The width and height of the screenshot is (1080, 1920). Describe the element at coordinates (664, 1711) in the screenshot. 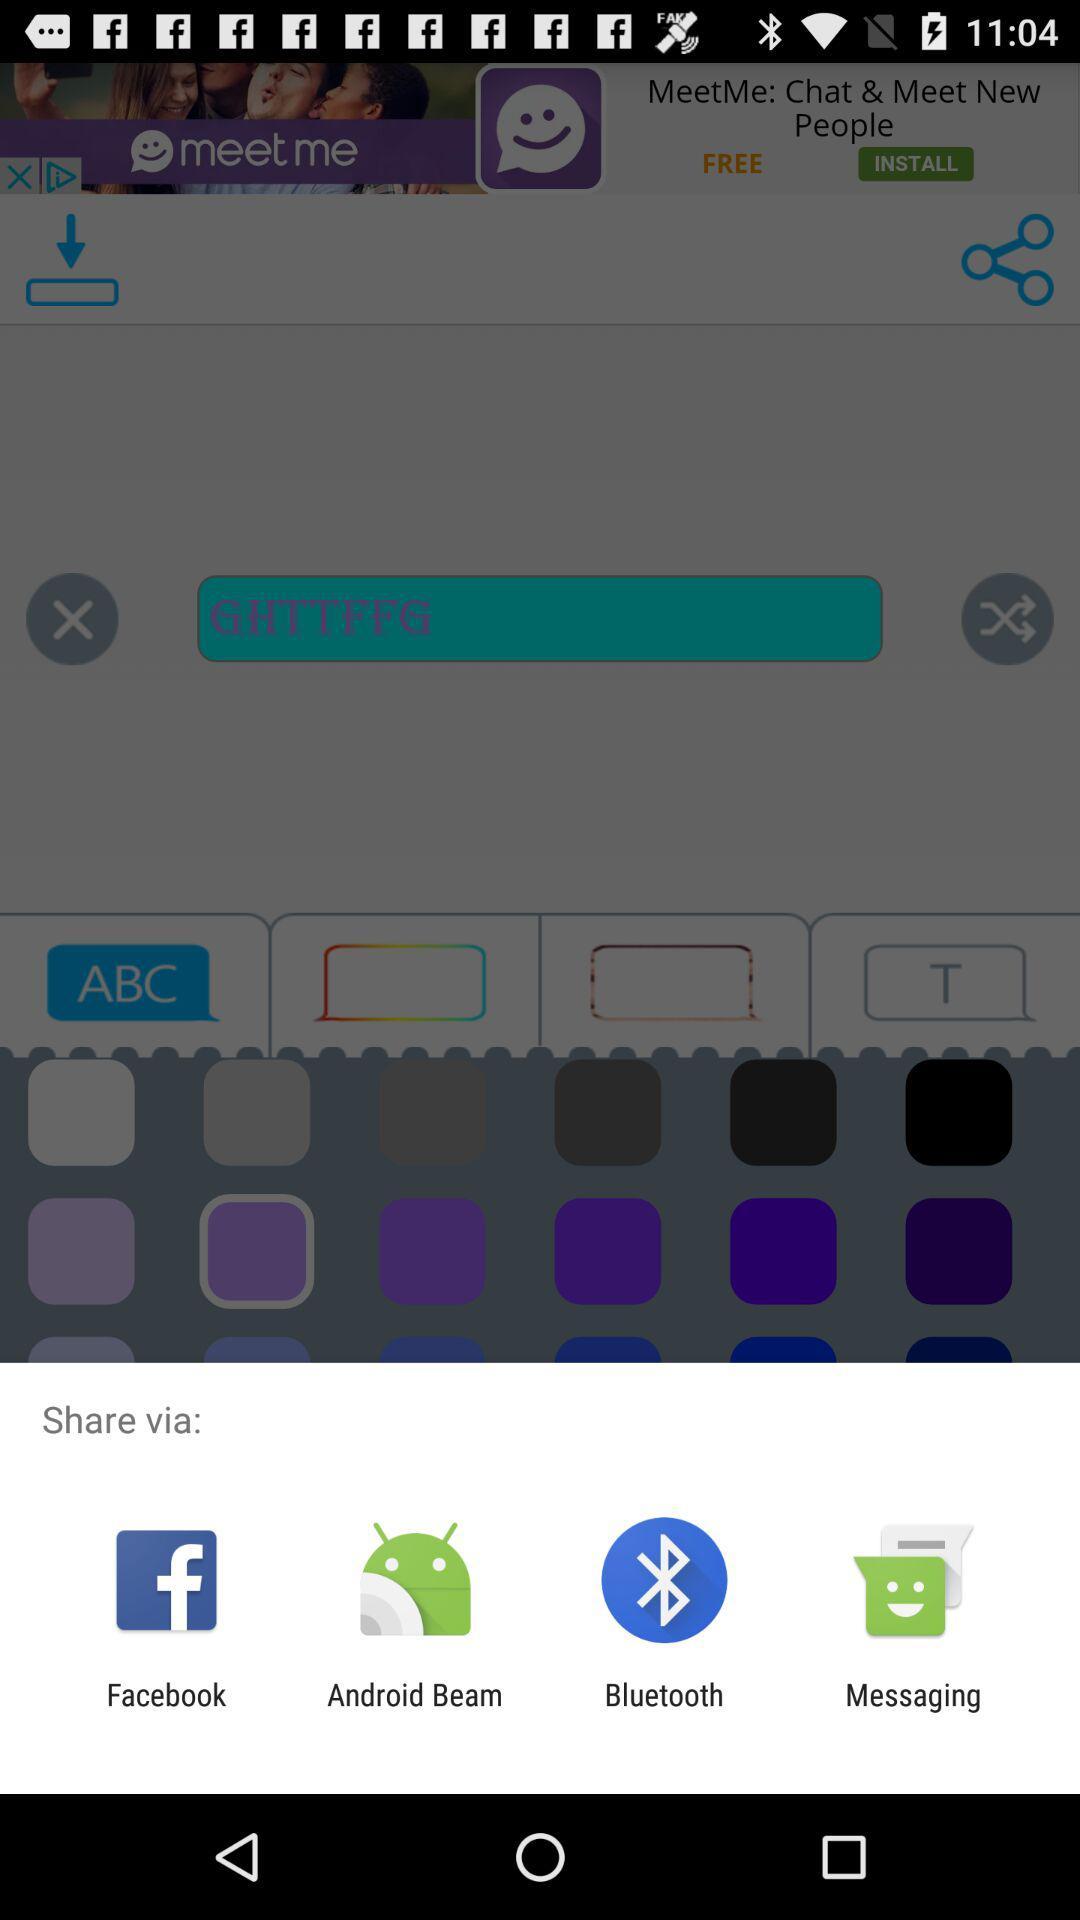

I see `the app next to the messaging item` at that location.